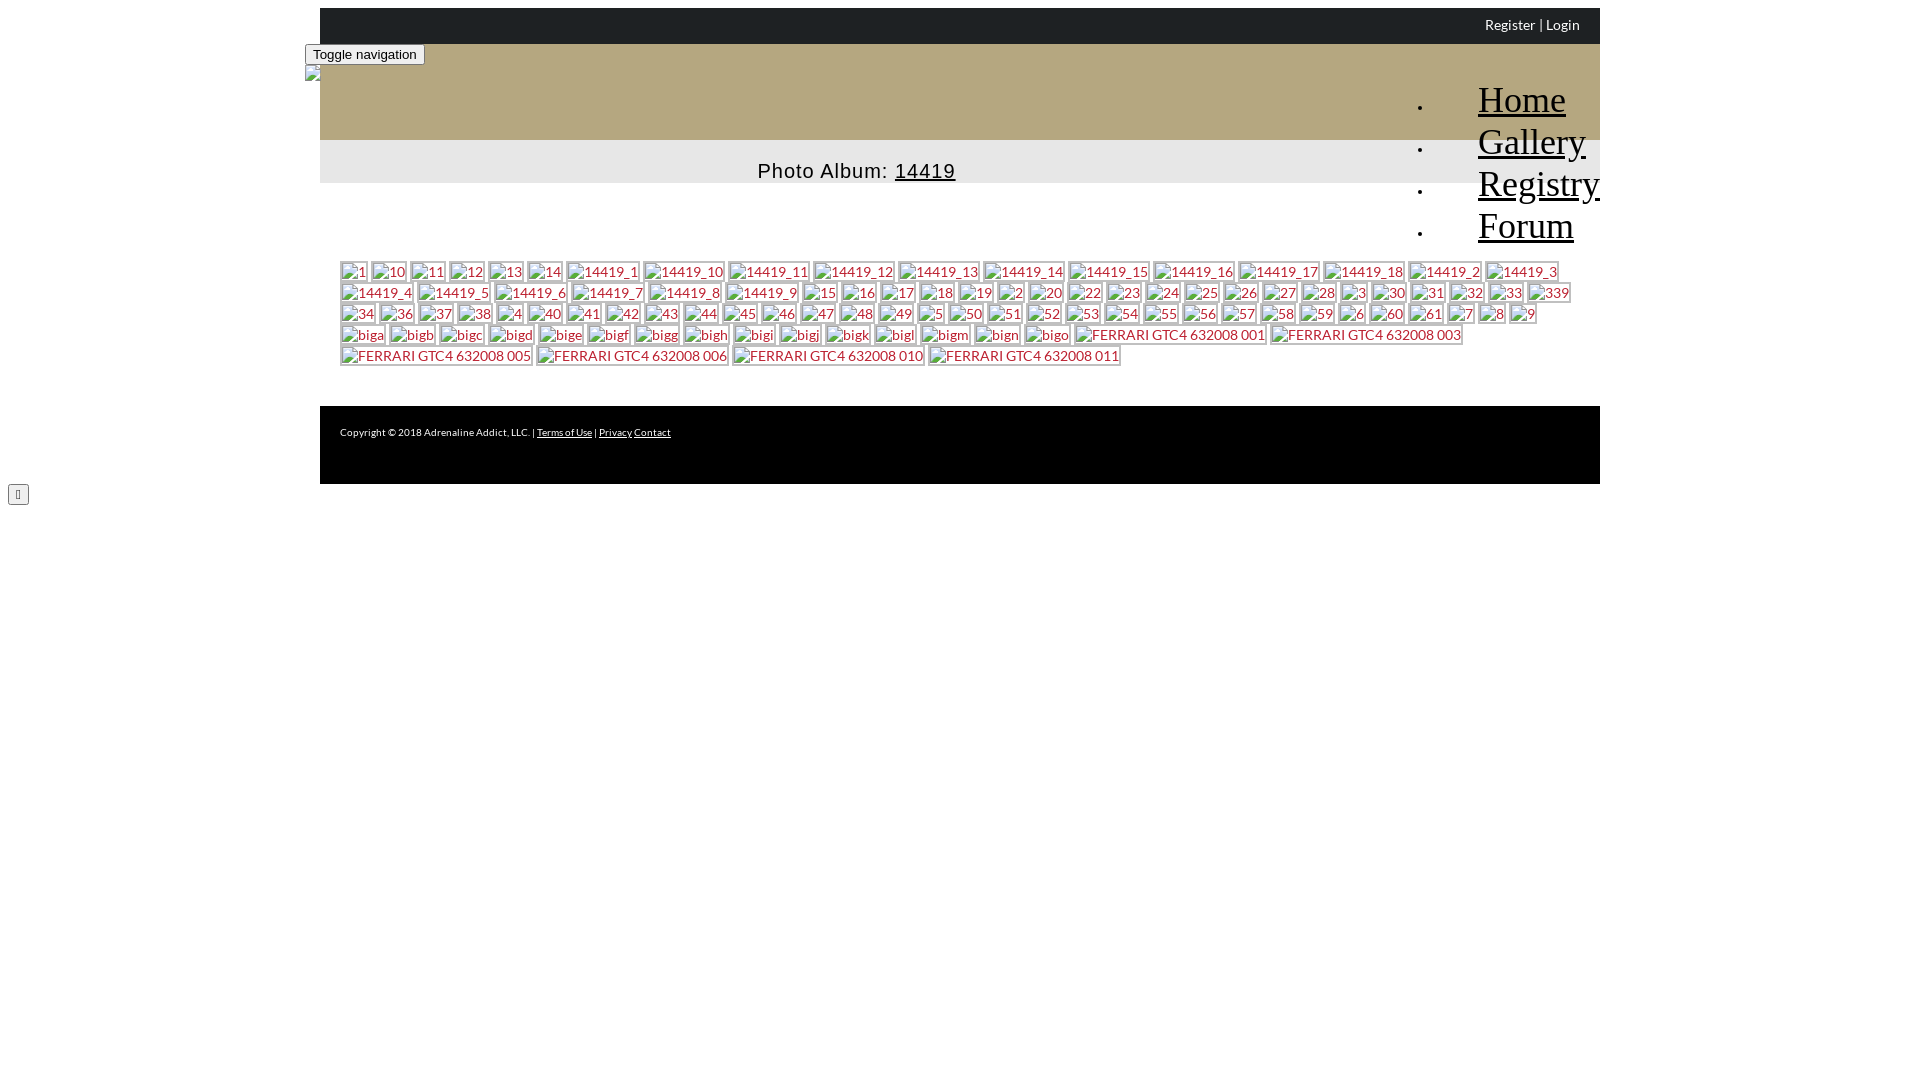 The width and height of the screenshot is (1920, 1080). Describe the element at coordinates (753, 333) in the screenshot. I see `'bigi (click to enlarge)'` at that location.